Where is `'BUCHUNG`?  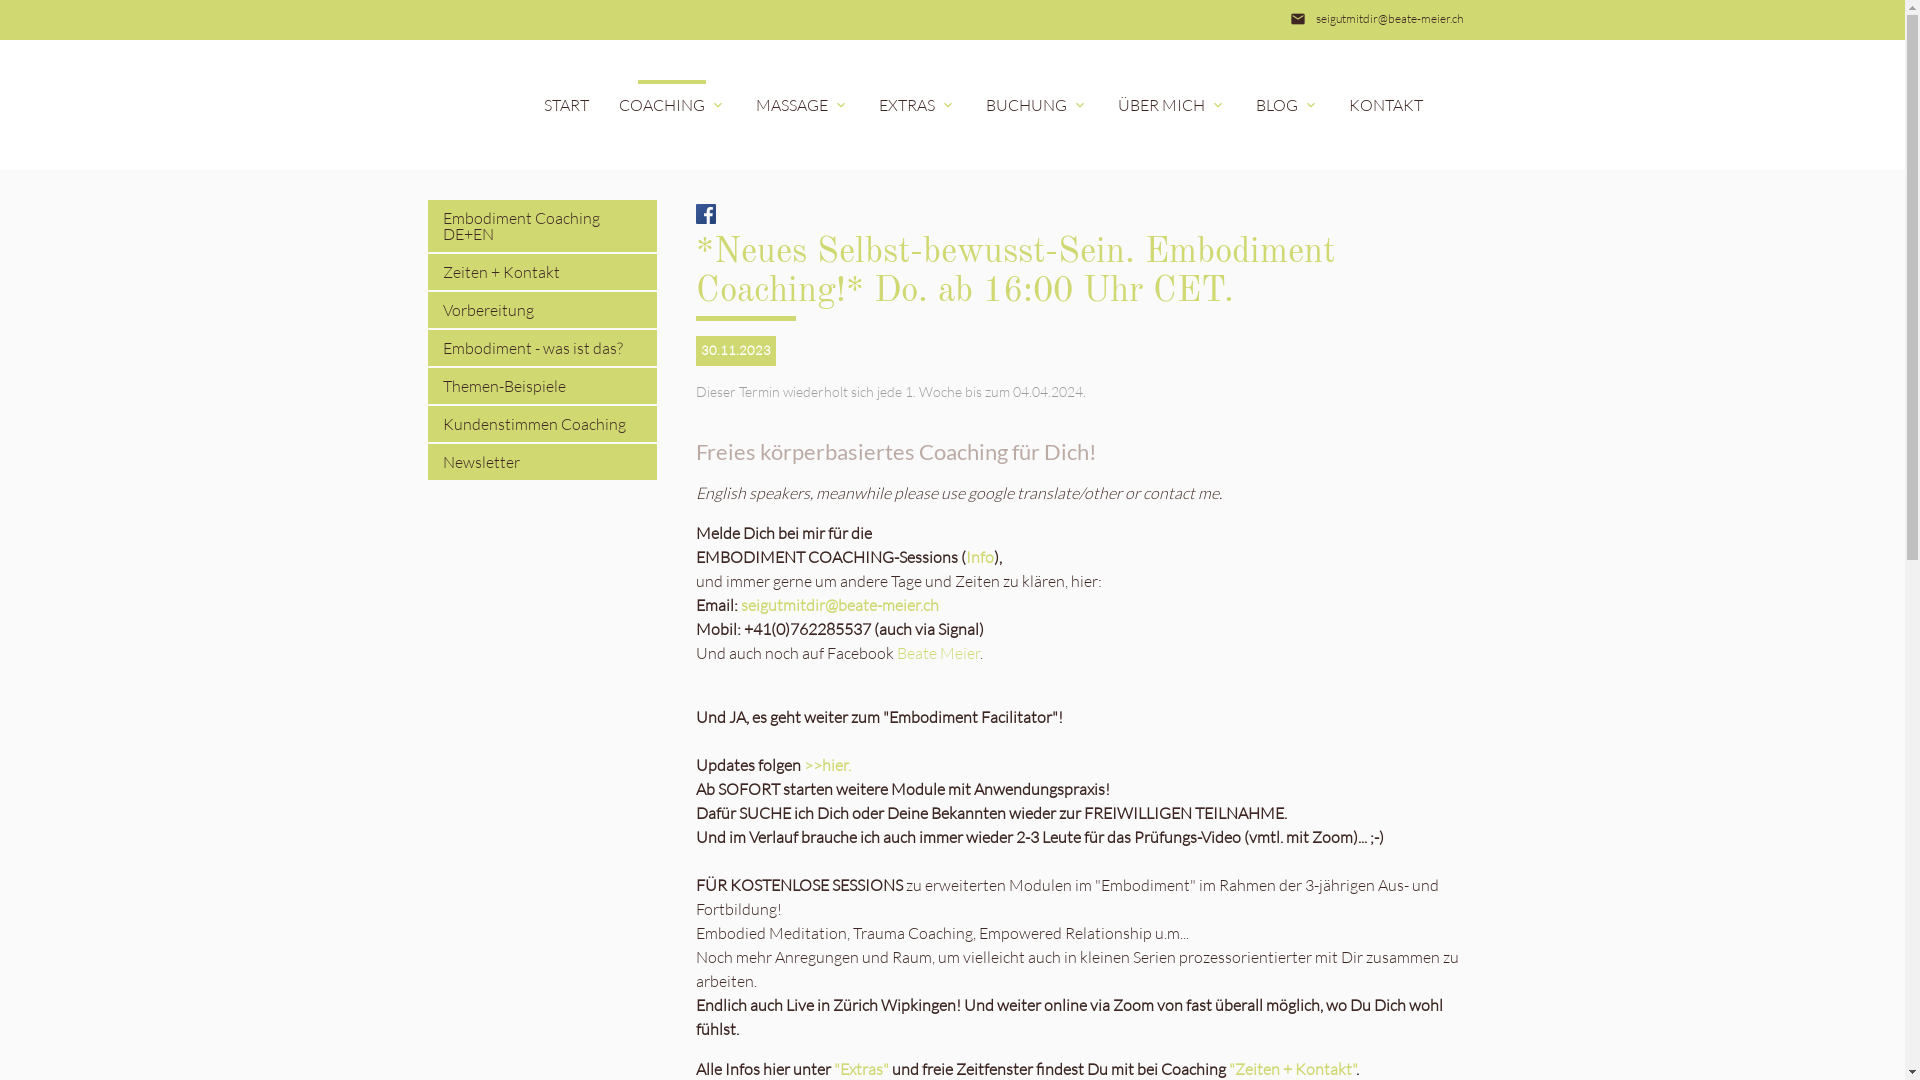
'BUCHUNG is located at coordinates (969, 104).